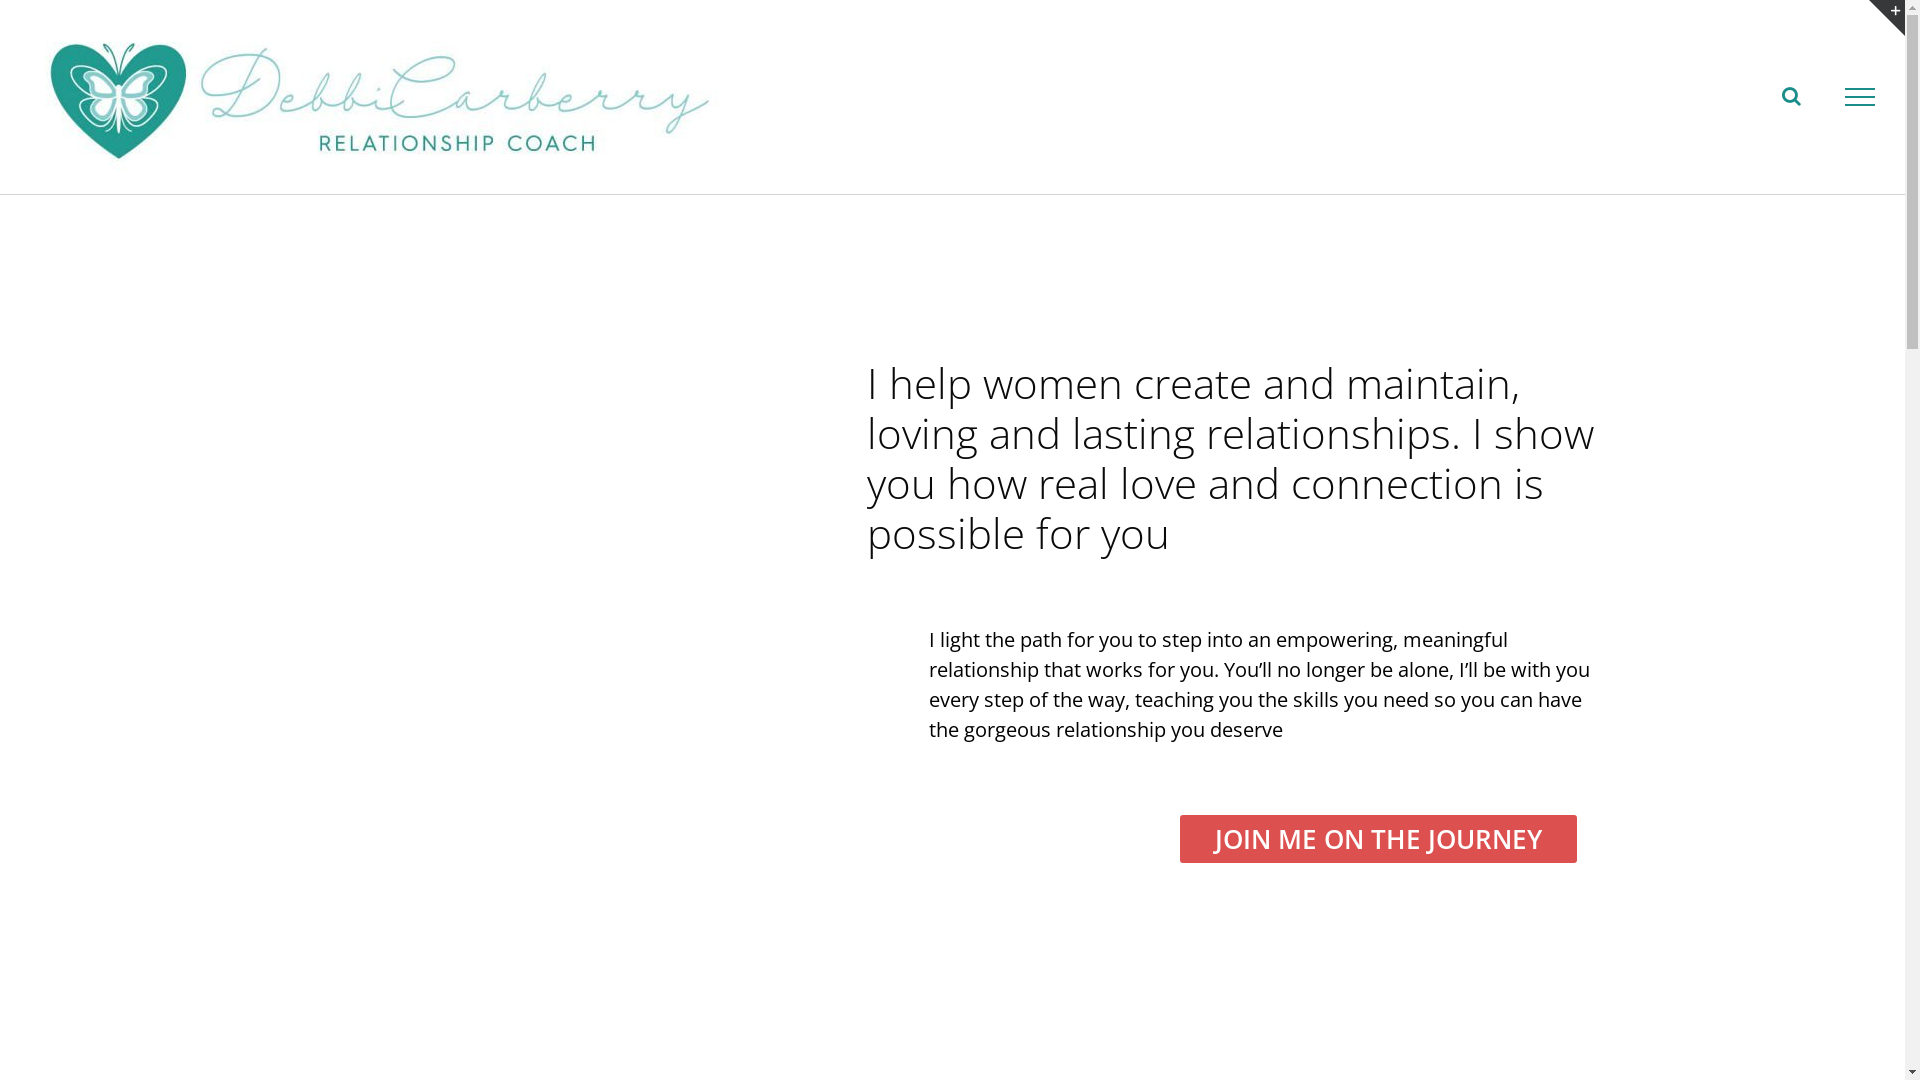 This screenshot has width=1920, height=1080. Describe the element at coordinates (1885, 18) in the screenshot. I see `'Toggle Sliding Bar Area'` at that location.